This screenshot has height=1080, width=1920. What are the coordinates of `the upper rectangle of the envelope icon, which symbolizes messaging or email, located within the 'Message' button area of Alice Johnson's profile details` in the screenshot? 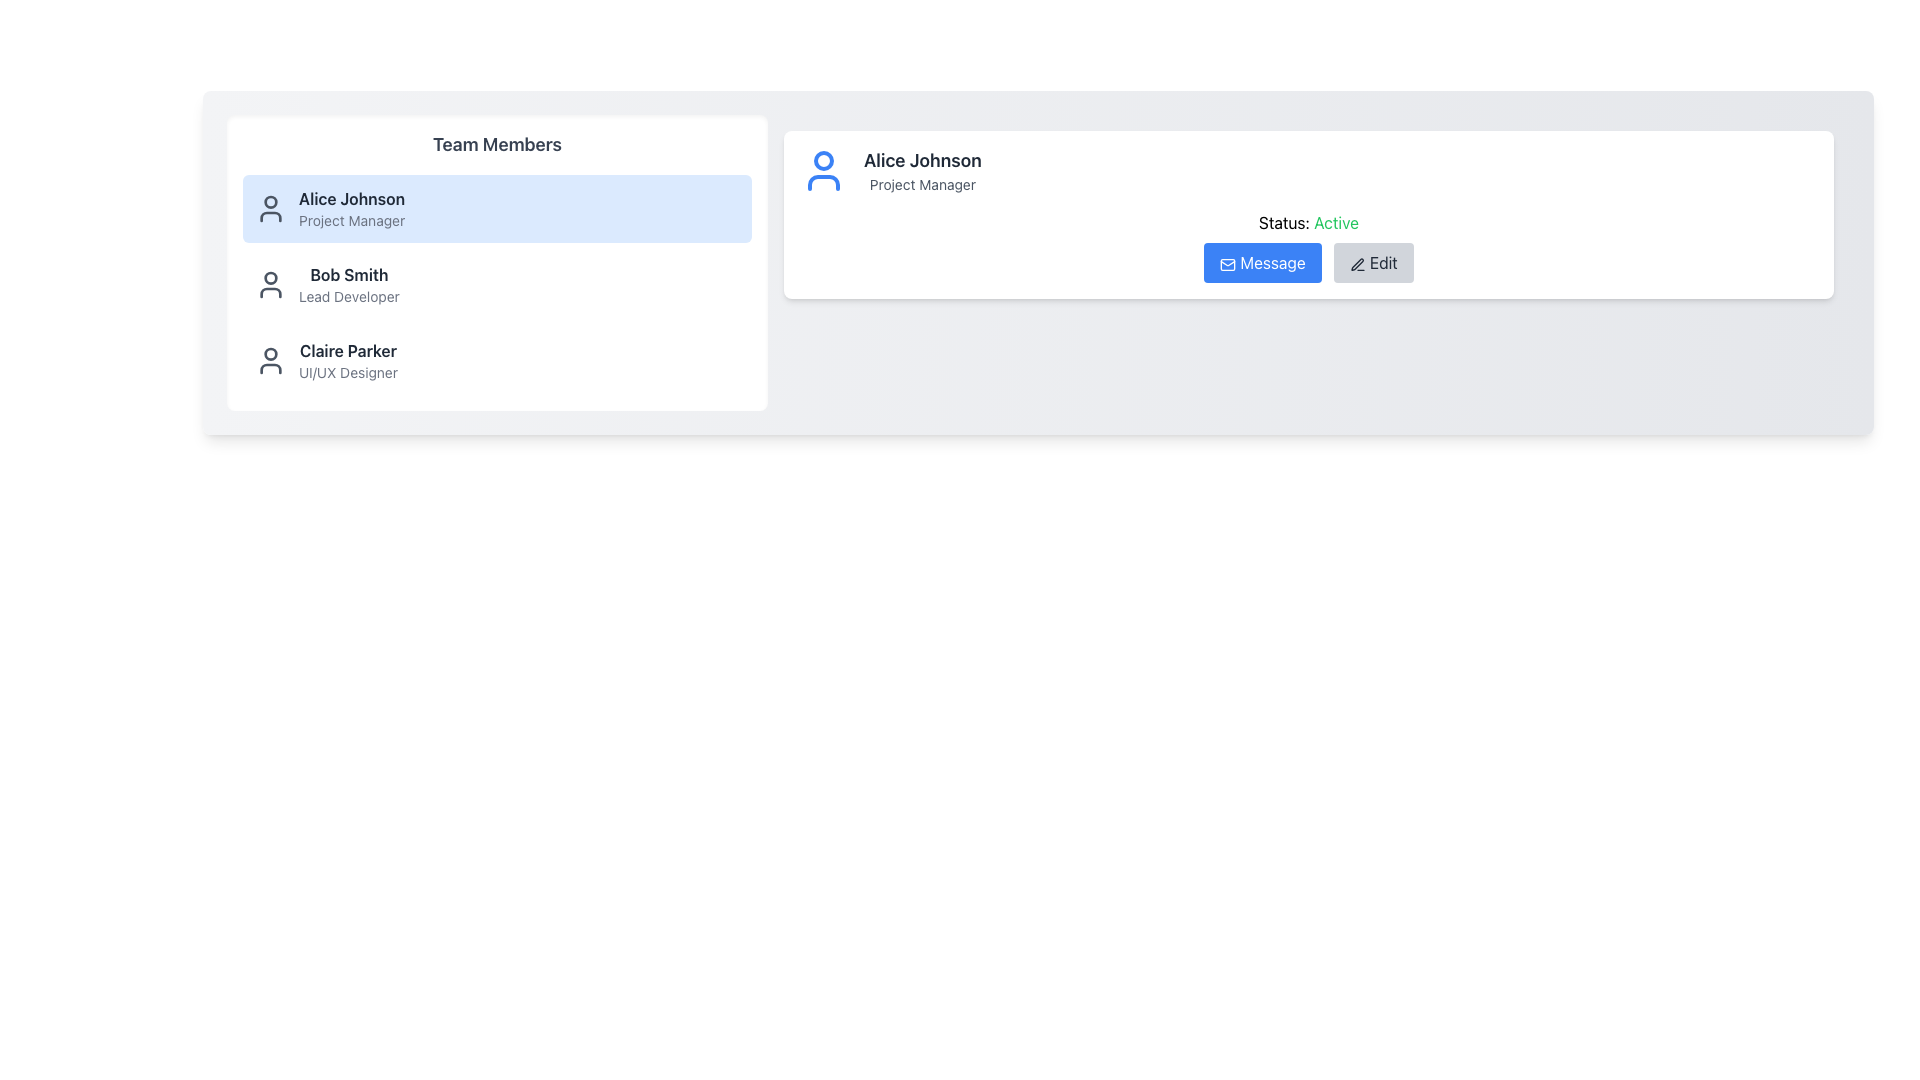 It's located at (1227, 263).